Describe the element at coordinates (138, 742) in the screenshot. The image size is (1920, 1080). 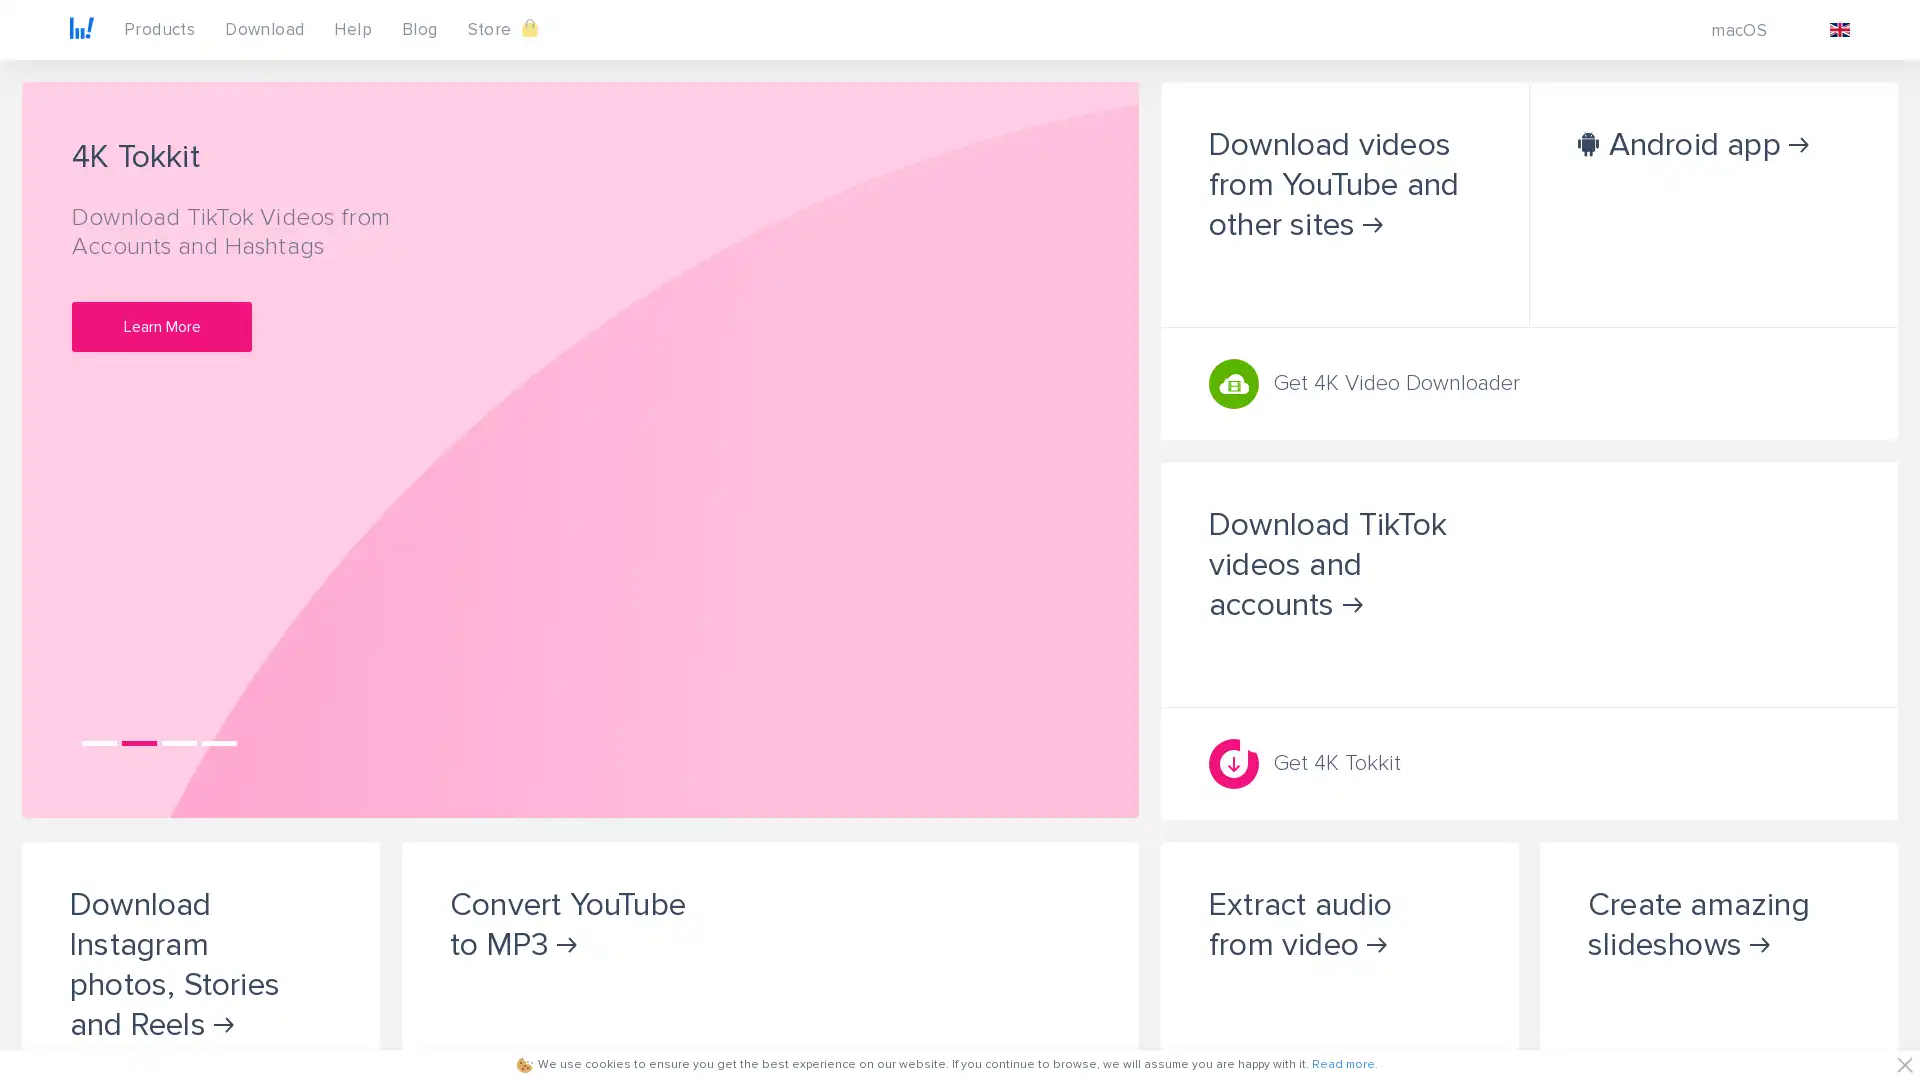
I see `2` at that location.